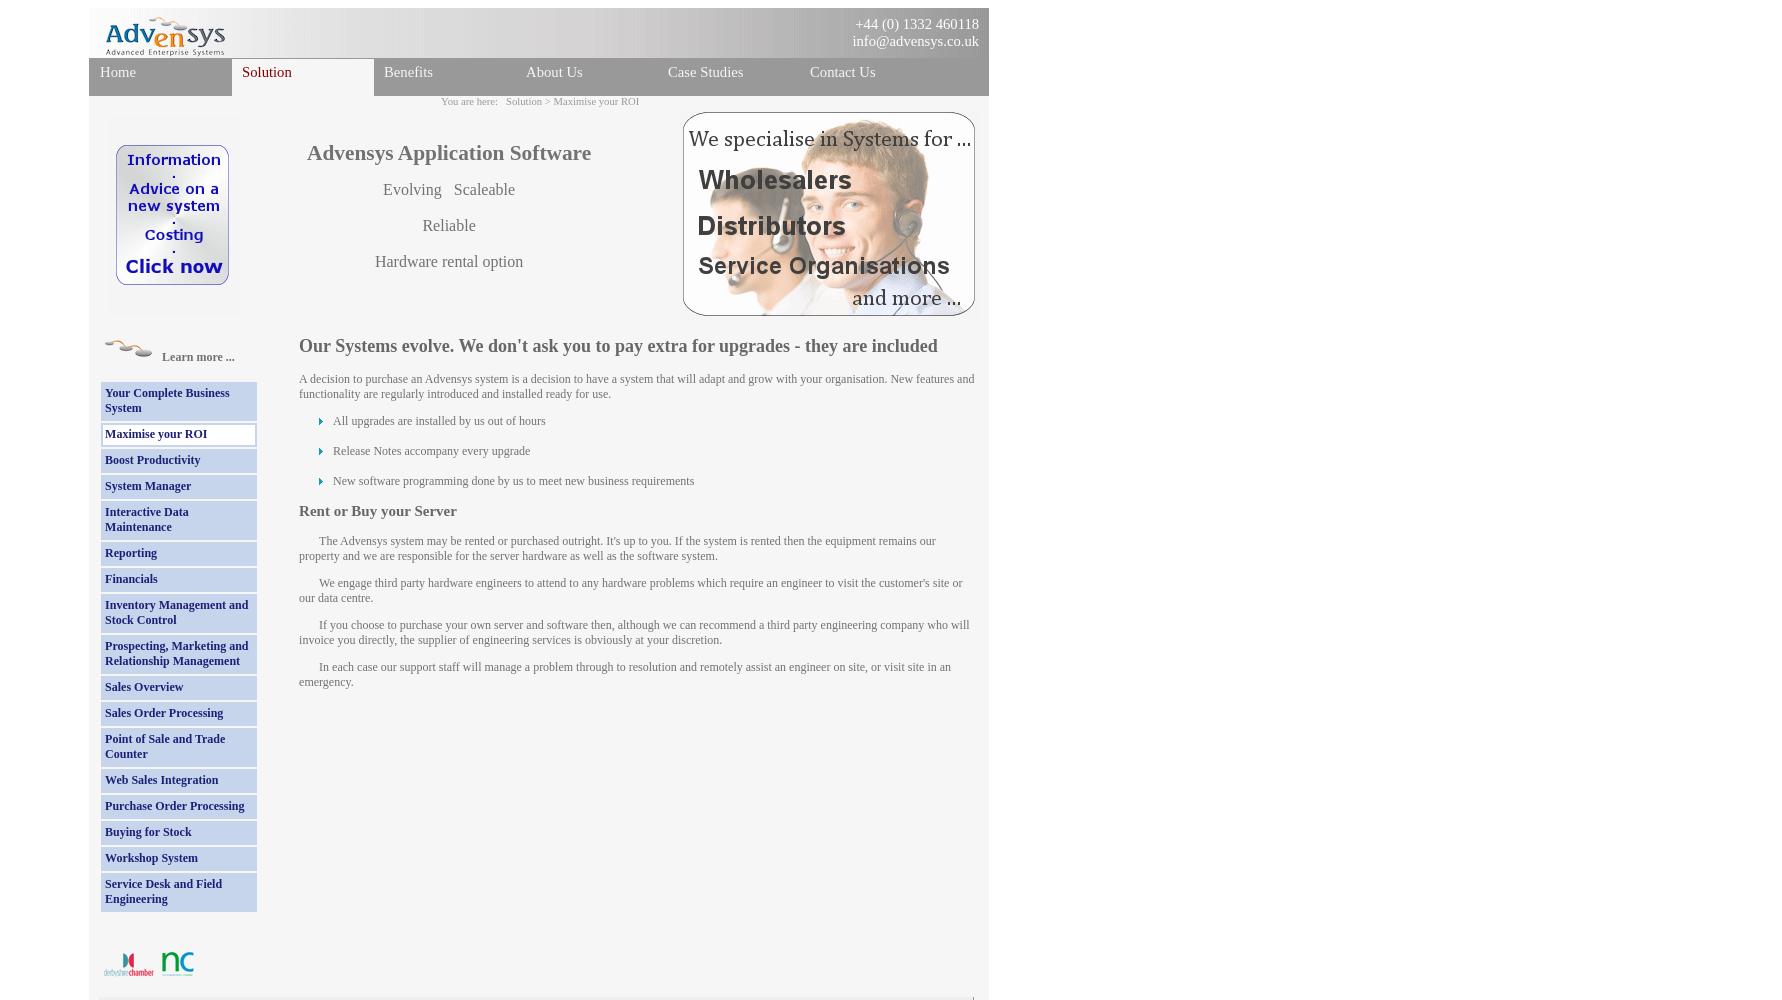  Describe the element at coordinates (633, 631) in the screenshot. I see `'If you choose to purchase your own server and software then, although we can recommend 
      a third party engineering company who will invoice you directly, the supplier of engineering
      services is obviously at your discretion.'` at that location.